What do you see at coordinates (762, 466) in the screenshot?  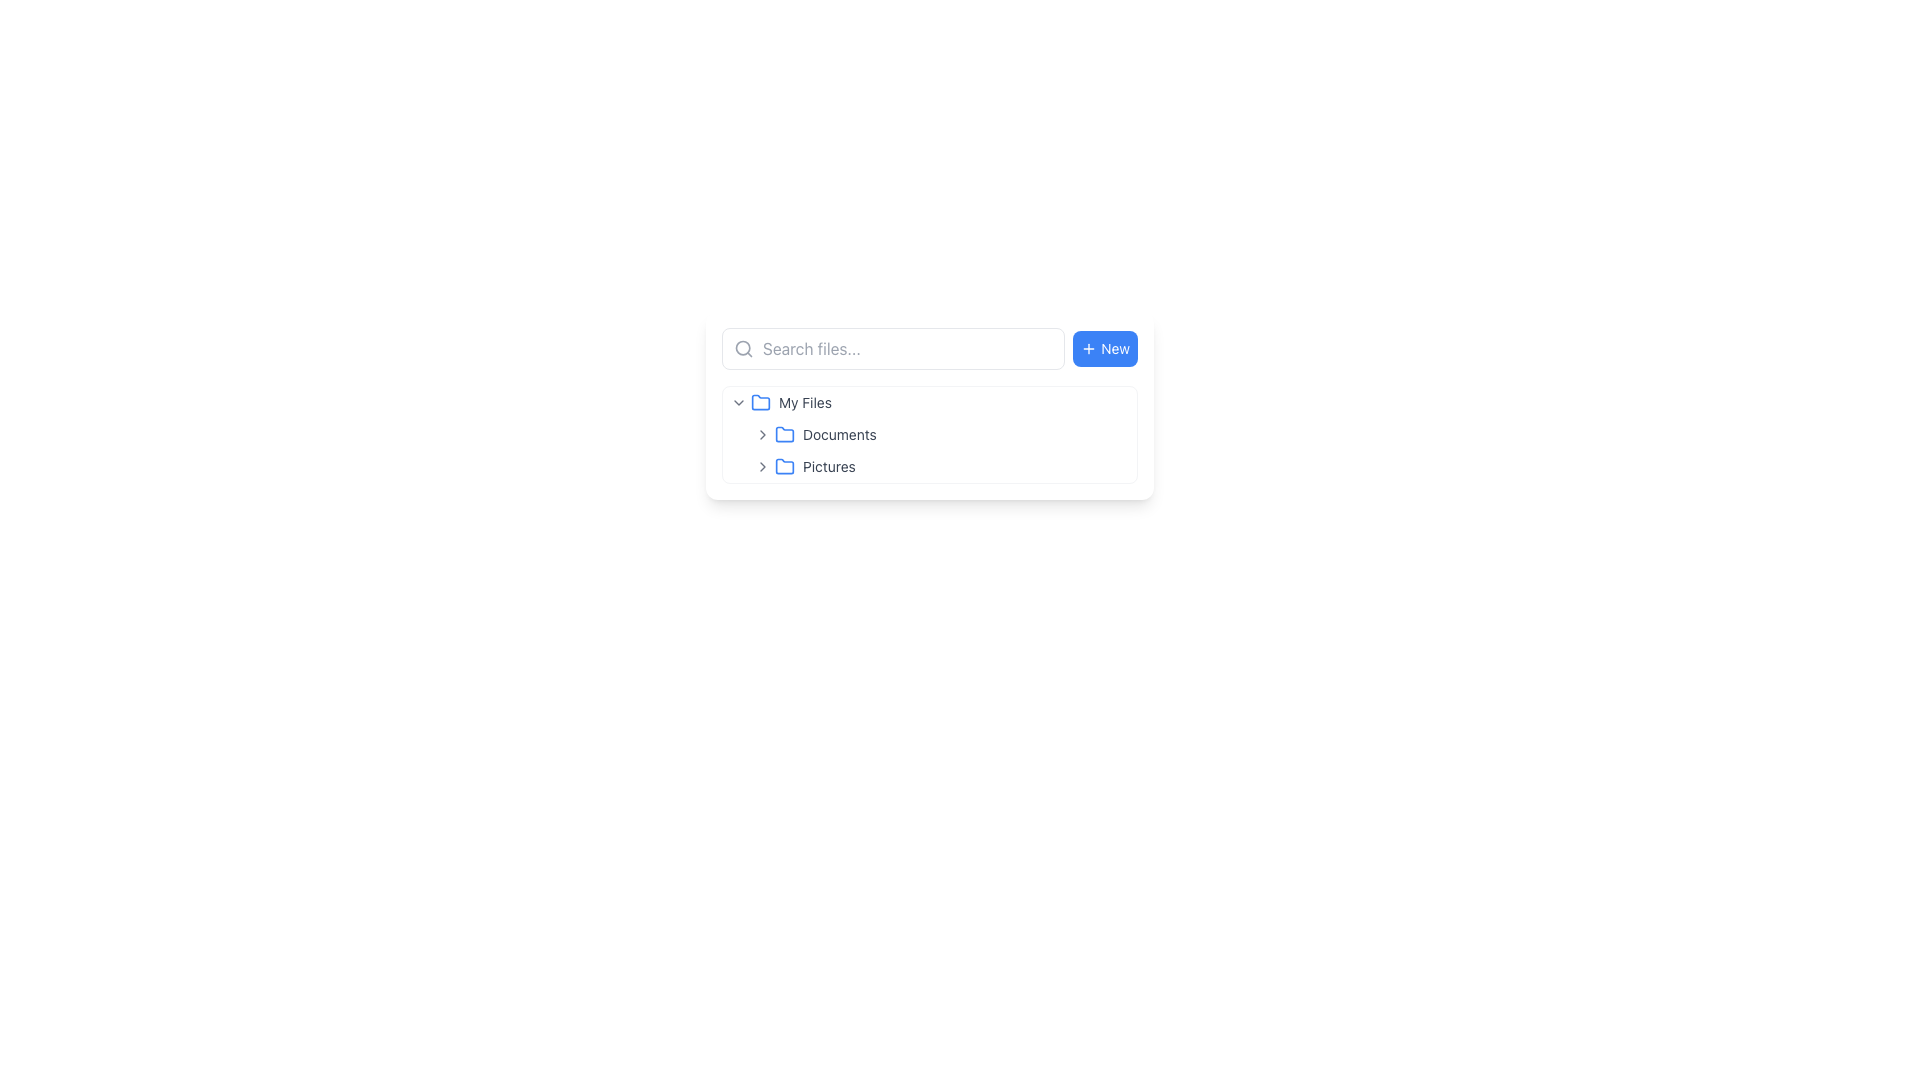 I see `the small gray chevron icon that serves as an indicator for the 'Pictures' folder entry in the file navigation interface` at bounding box center [762, 466].